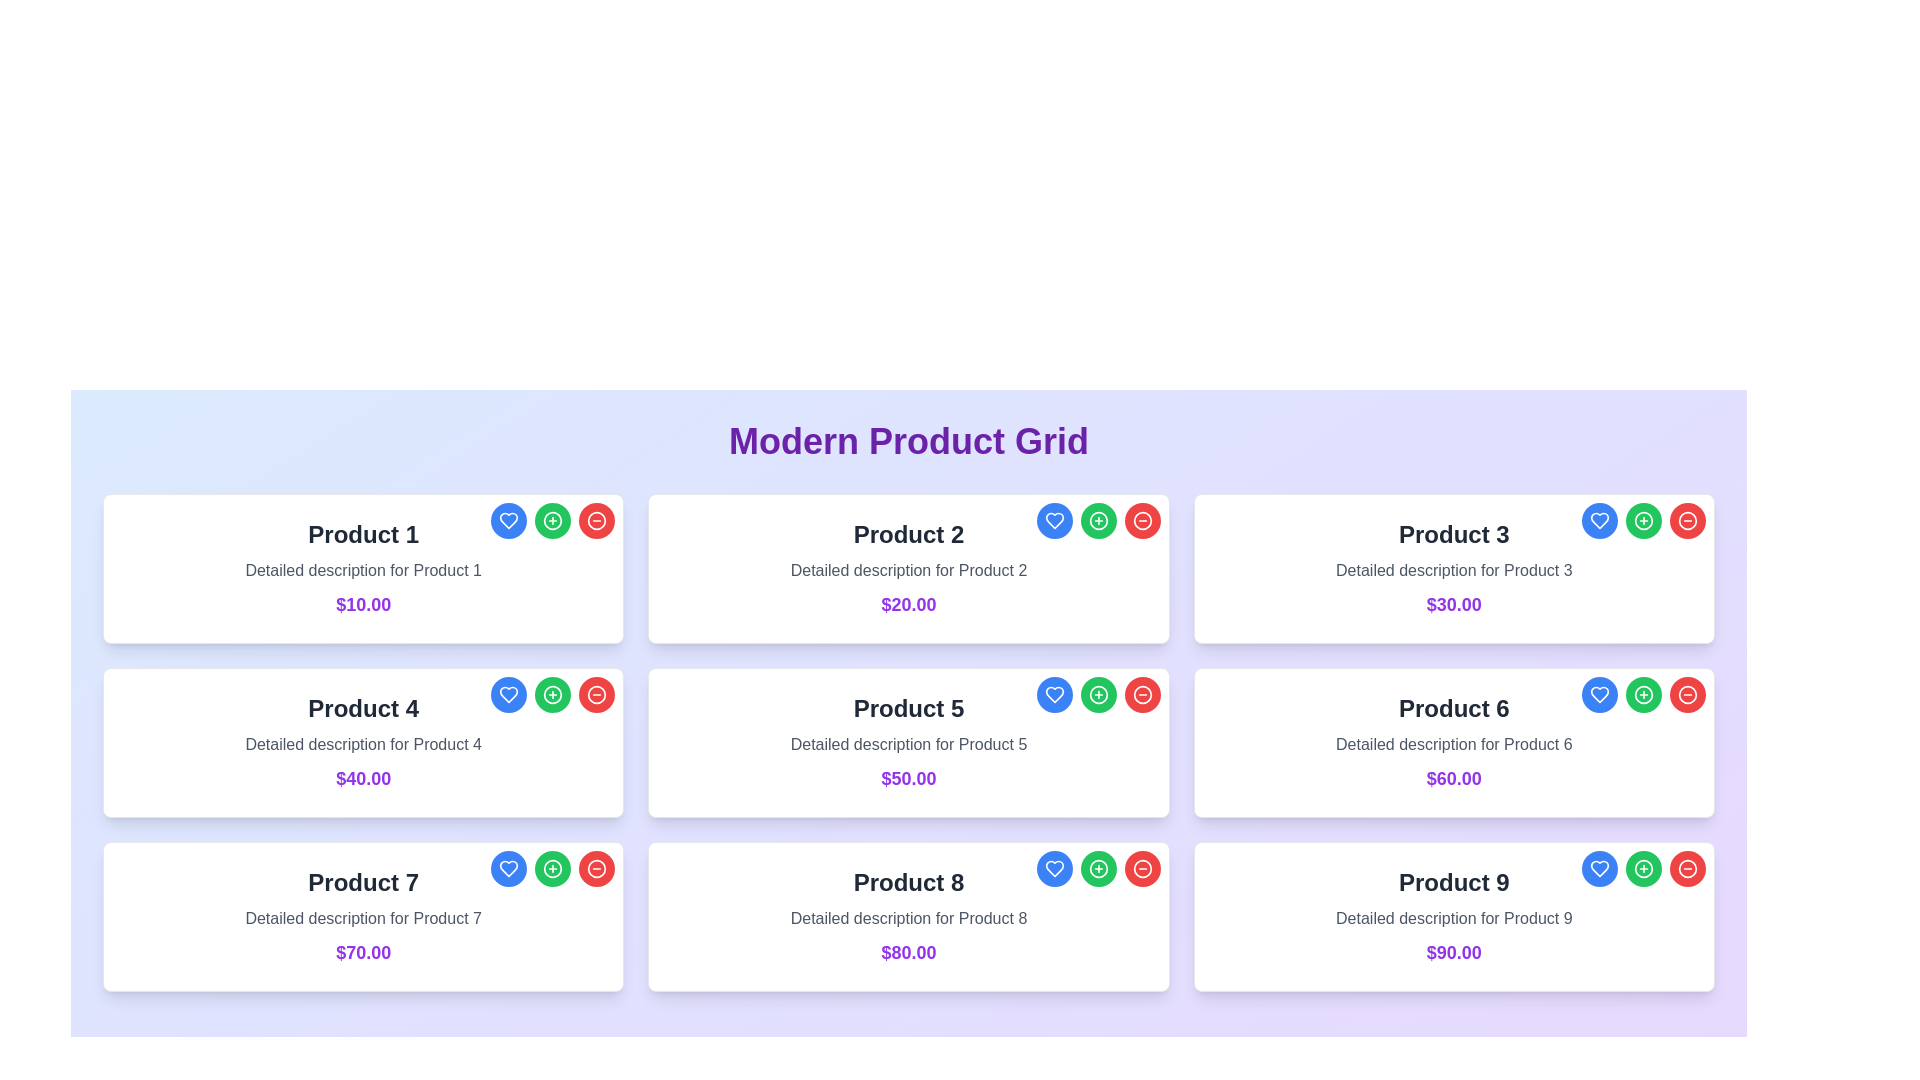 The image size is (1920, 1080). I want to click on the 'like' icon located in the bottom-right corner of the 'Product 9' card to mark it as a favorite, so click(1598, 693).